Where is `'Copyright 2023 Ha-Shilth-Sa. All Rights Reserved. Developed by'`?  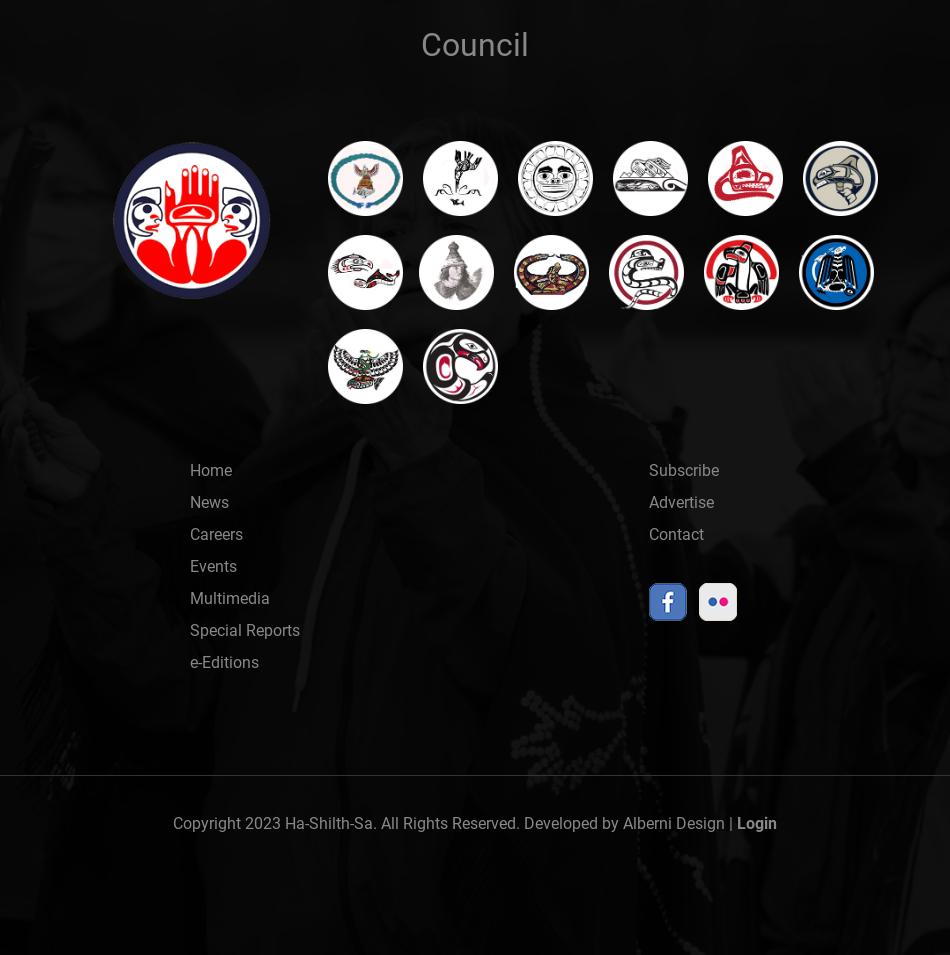 'Copyright 2023 Ha-Shilth-Sa. All Rights Reserved. Developed by' is located at coordinates (396, 823).